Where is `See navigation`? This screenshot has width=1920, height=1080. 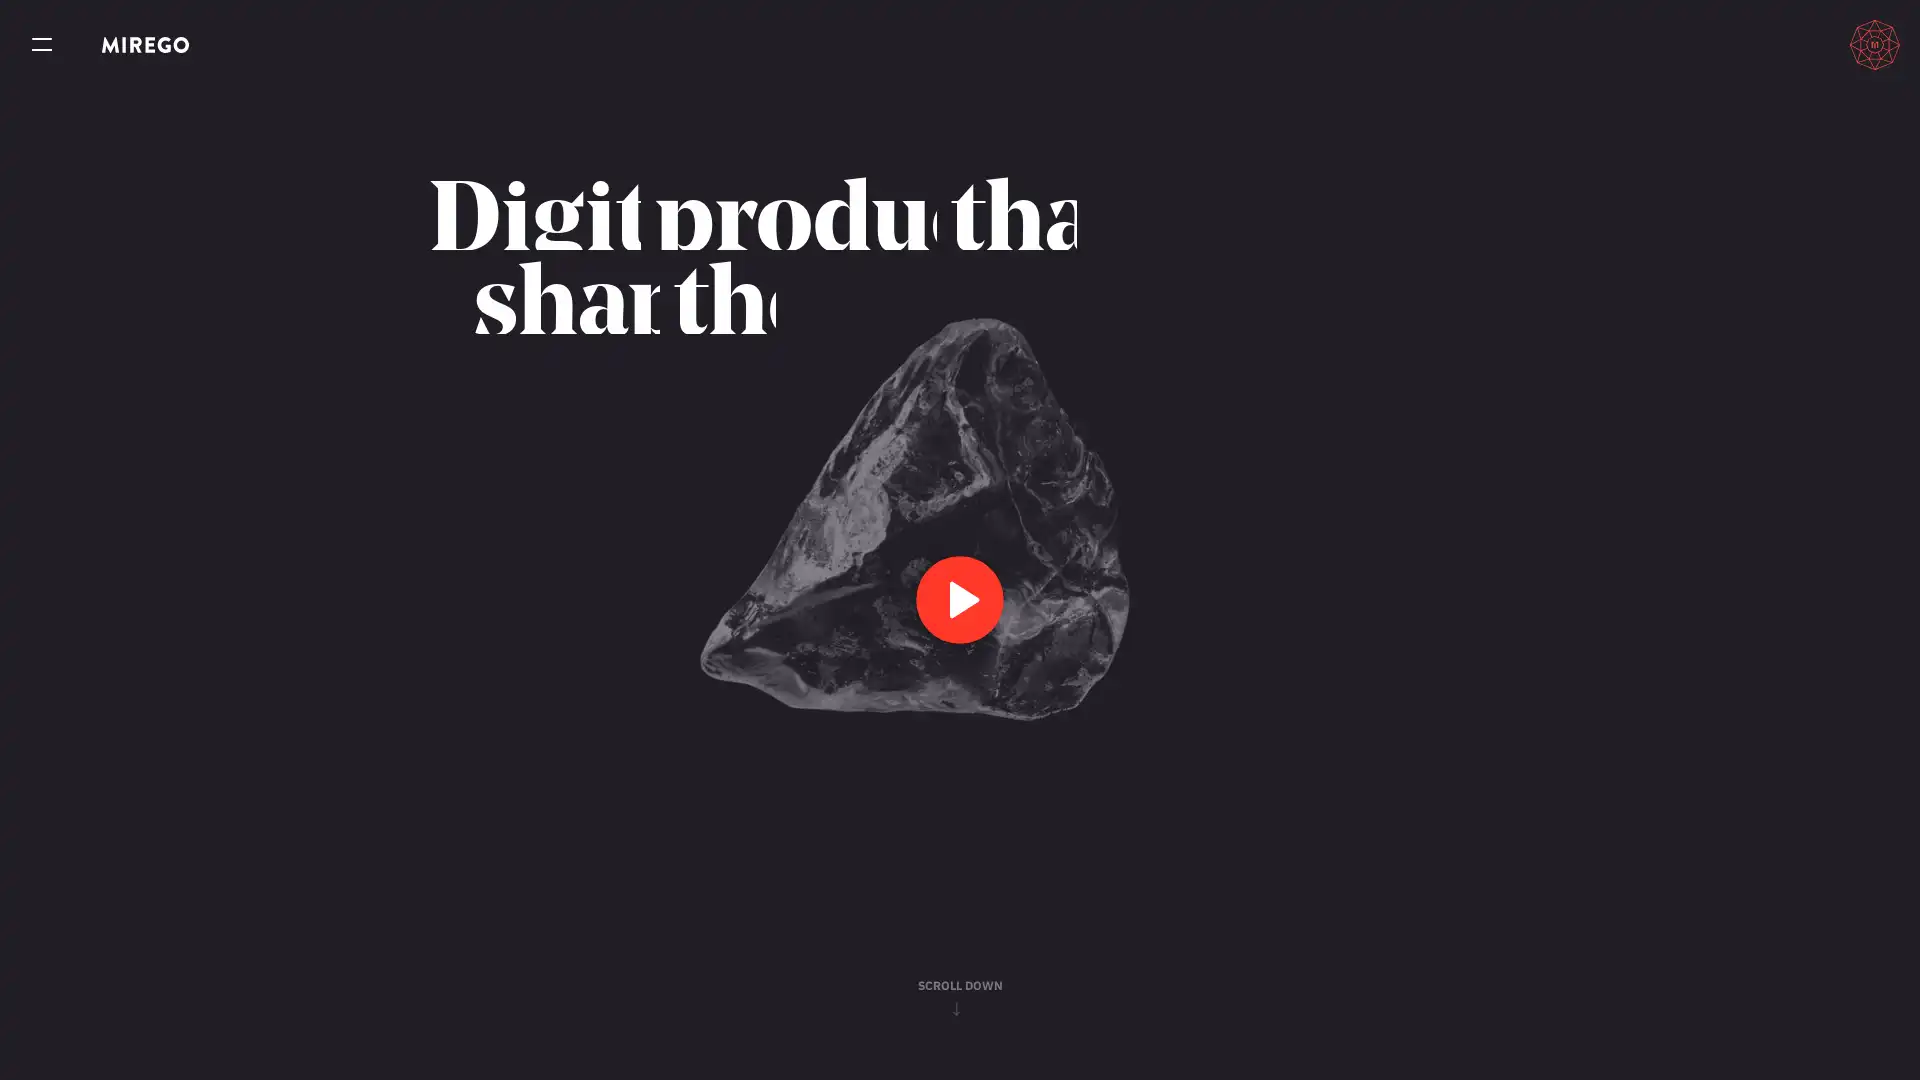
See navigation is located at coordinates (42, 45).